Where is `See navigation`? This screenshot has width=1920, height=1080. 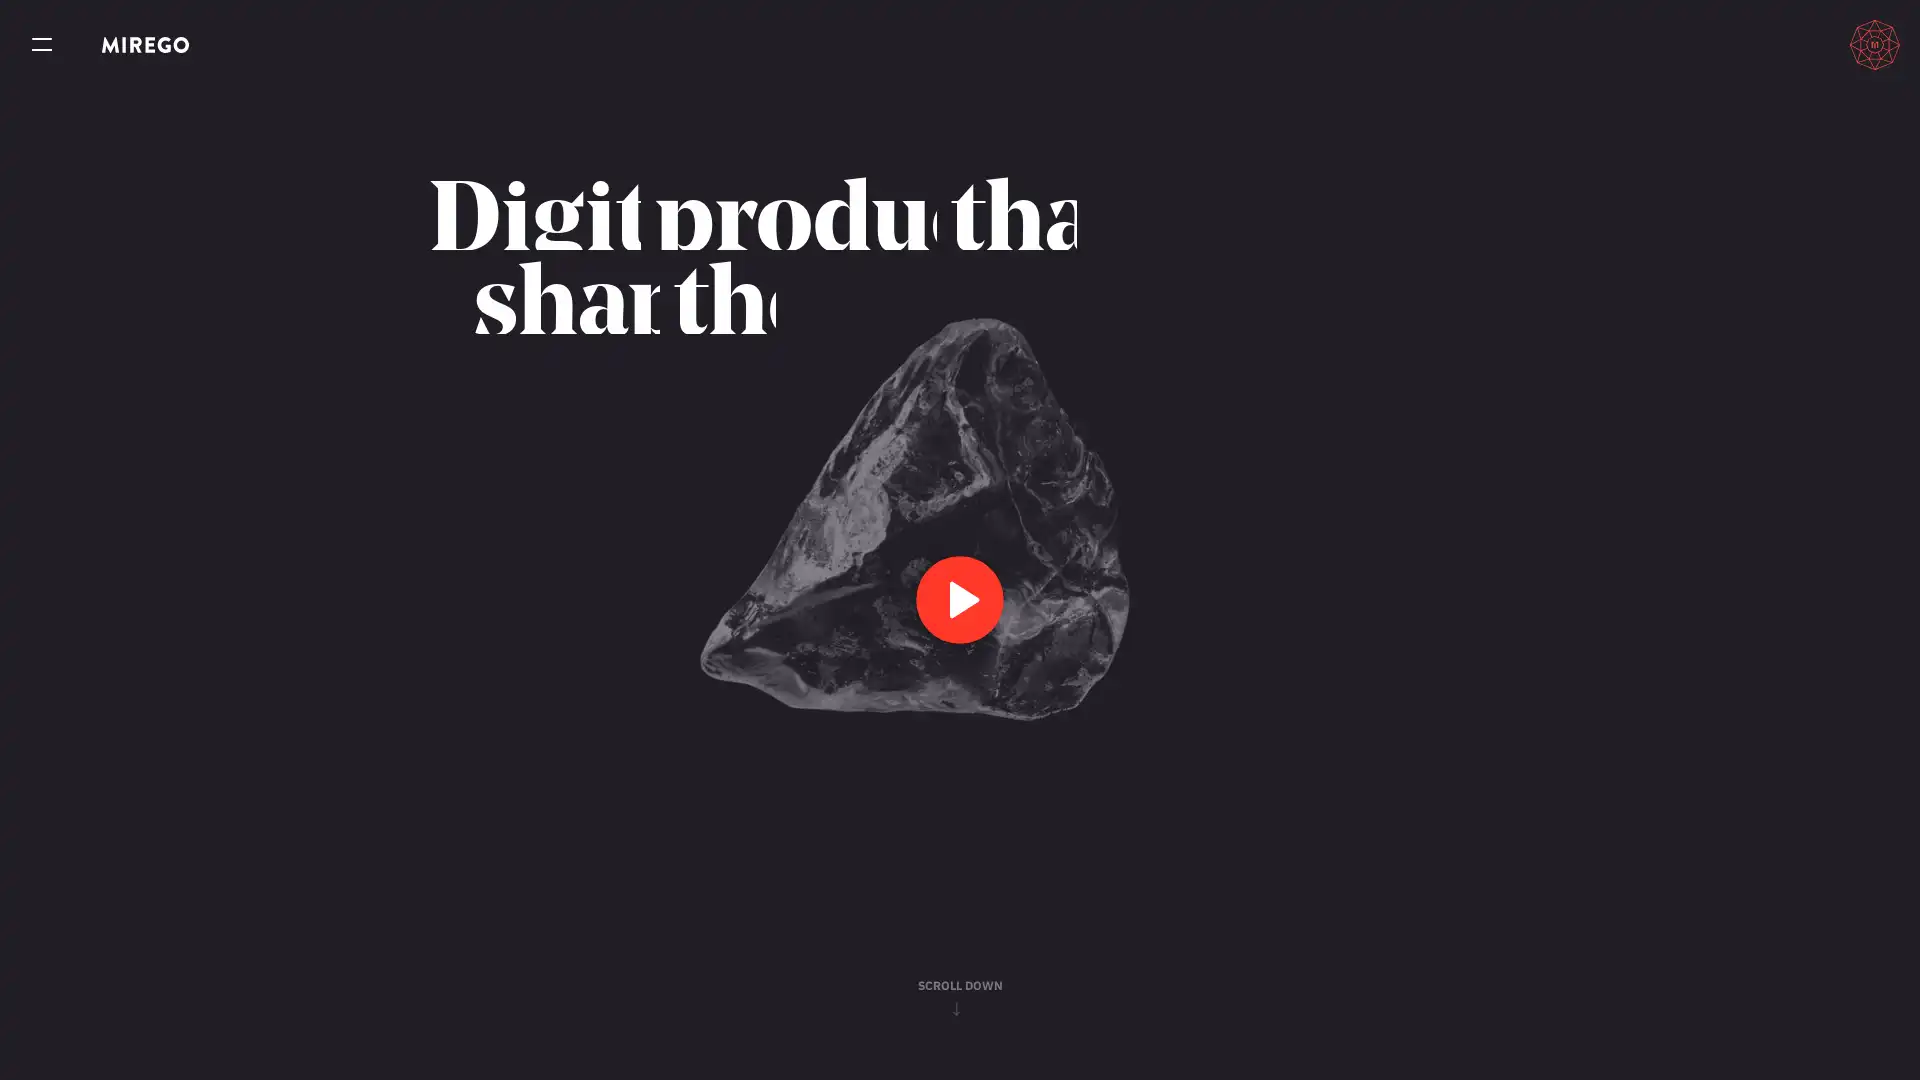
See navigation is located at coordinates (42, 45).